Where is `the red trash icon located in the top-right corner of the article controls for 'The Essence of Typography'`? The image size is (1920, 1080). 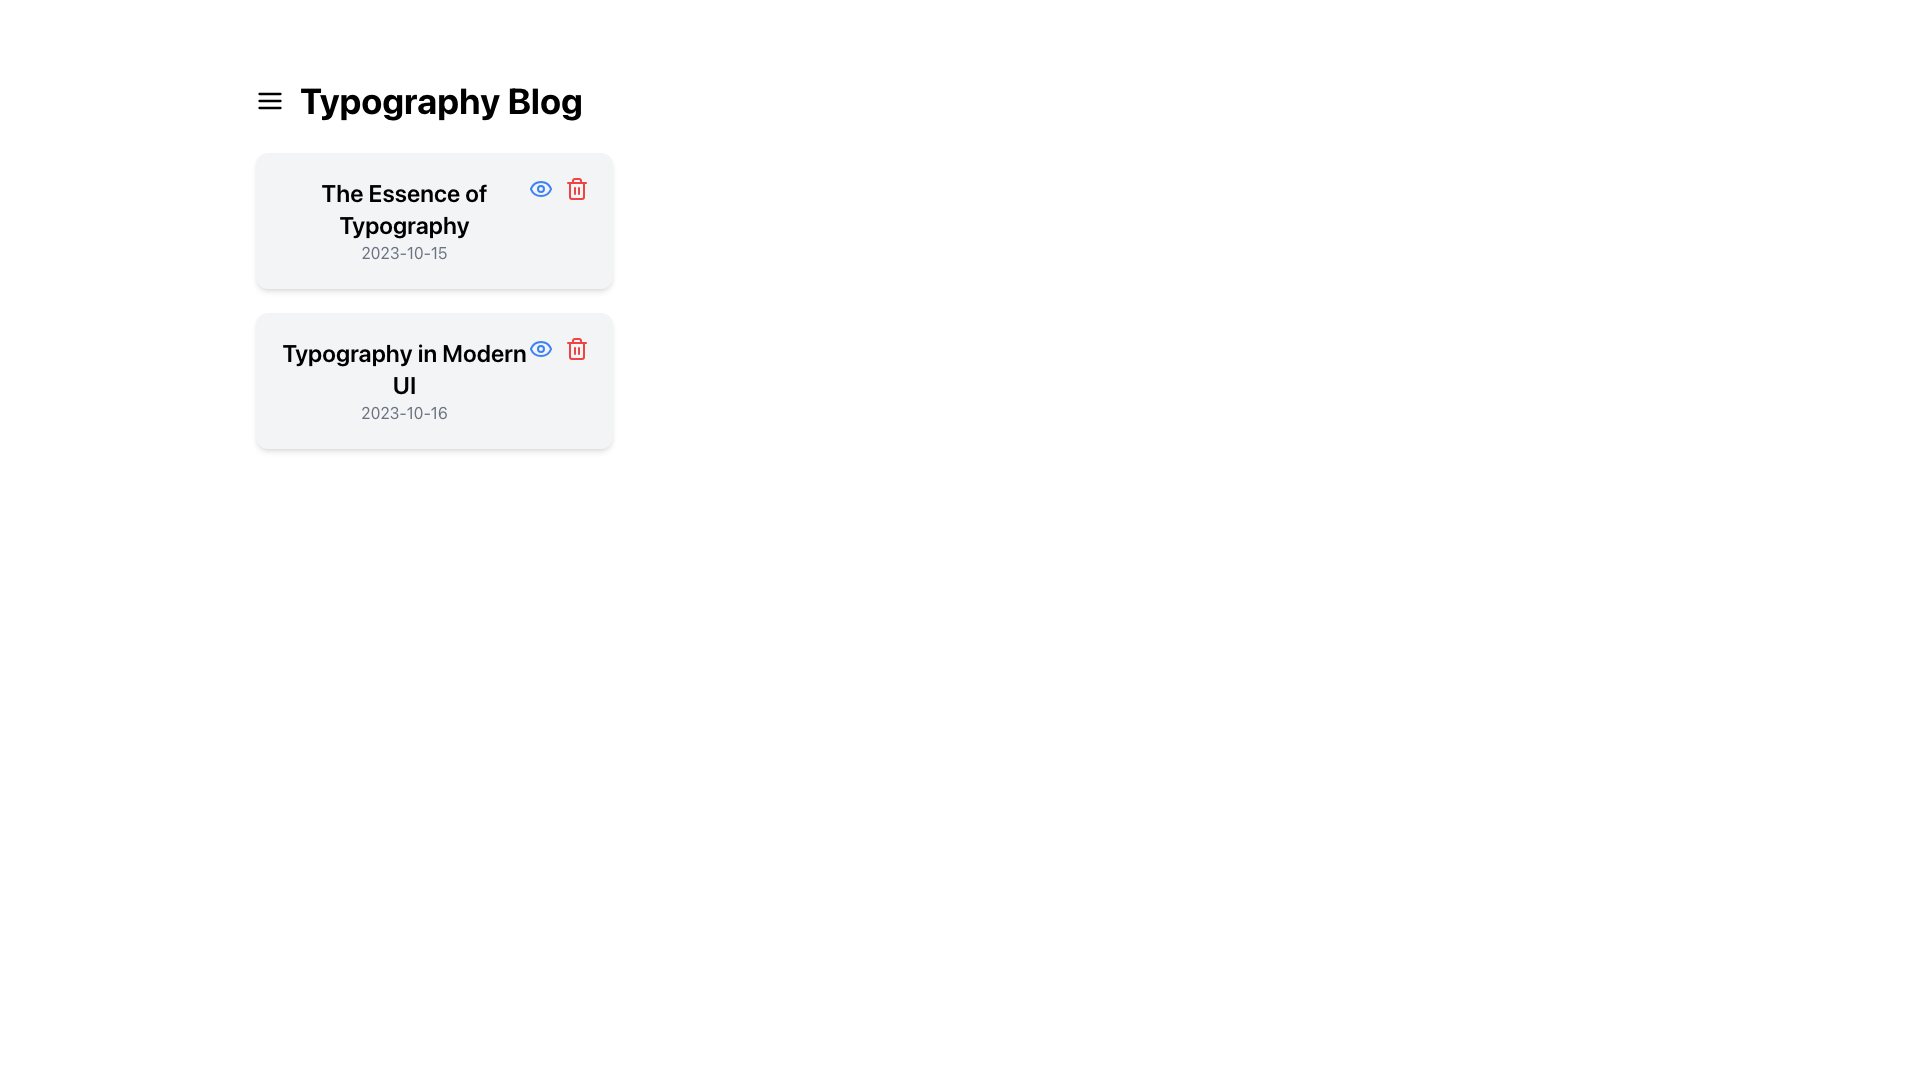 the red trash icon located in the top-right corner of the article controls for 'The Essence of Typography' is located at coordinates (558, 189).